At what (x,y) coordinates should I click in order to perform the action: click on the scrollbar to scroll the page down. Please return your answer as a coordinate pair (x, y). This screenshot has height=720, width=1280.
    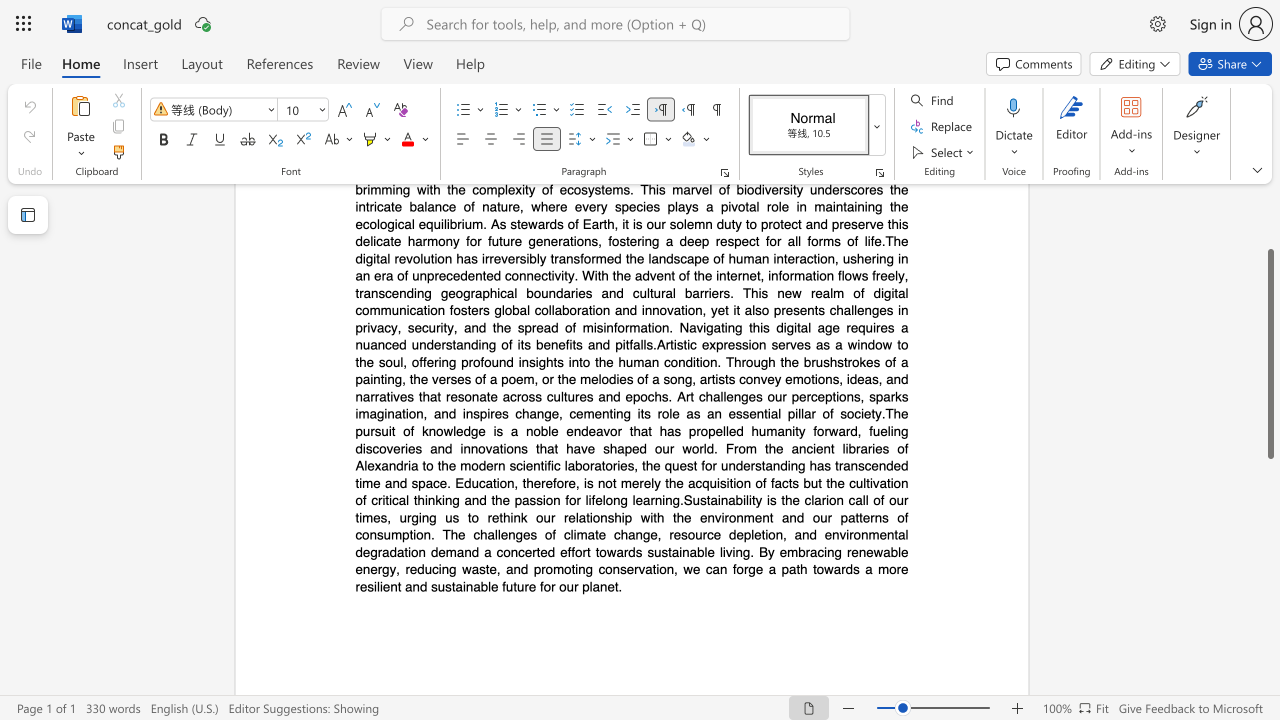
    Looking at the image, I should click on (1269, 630).